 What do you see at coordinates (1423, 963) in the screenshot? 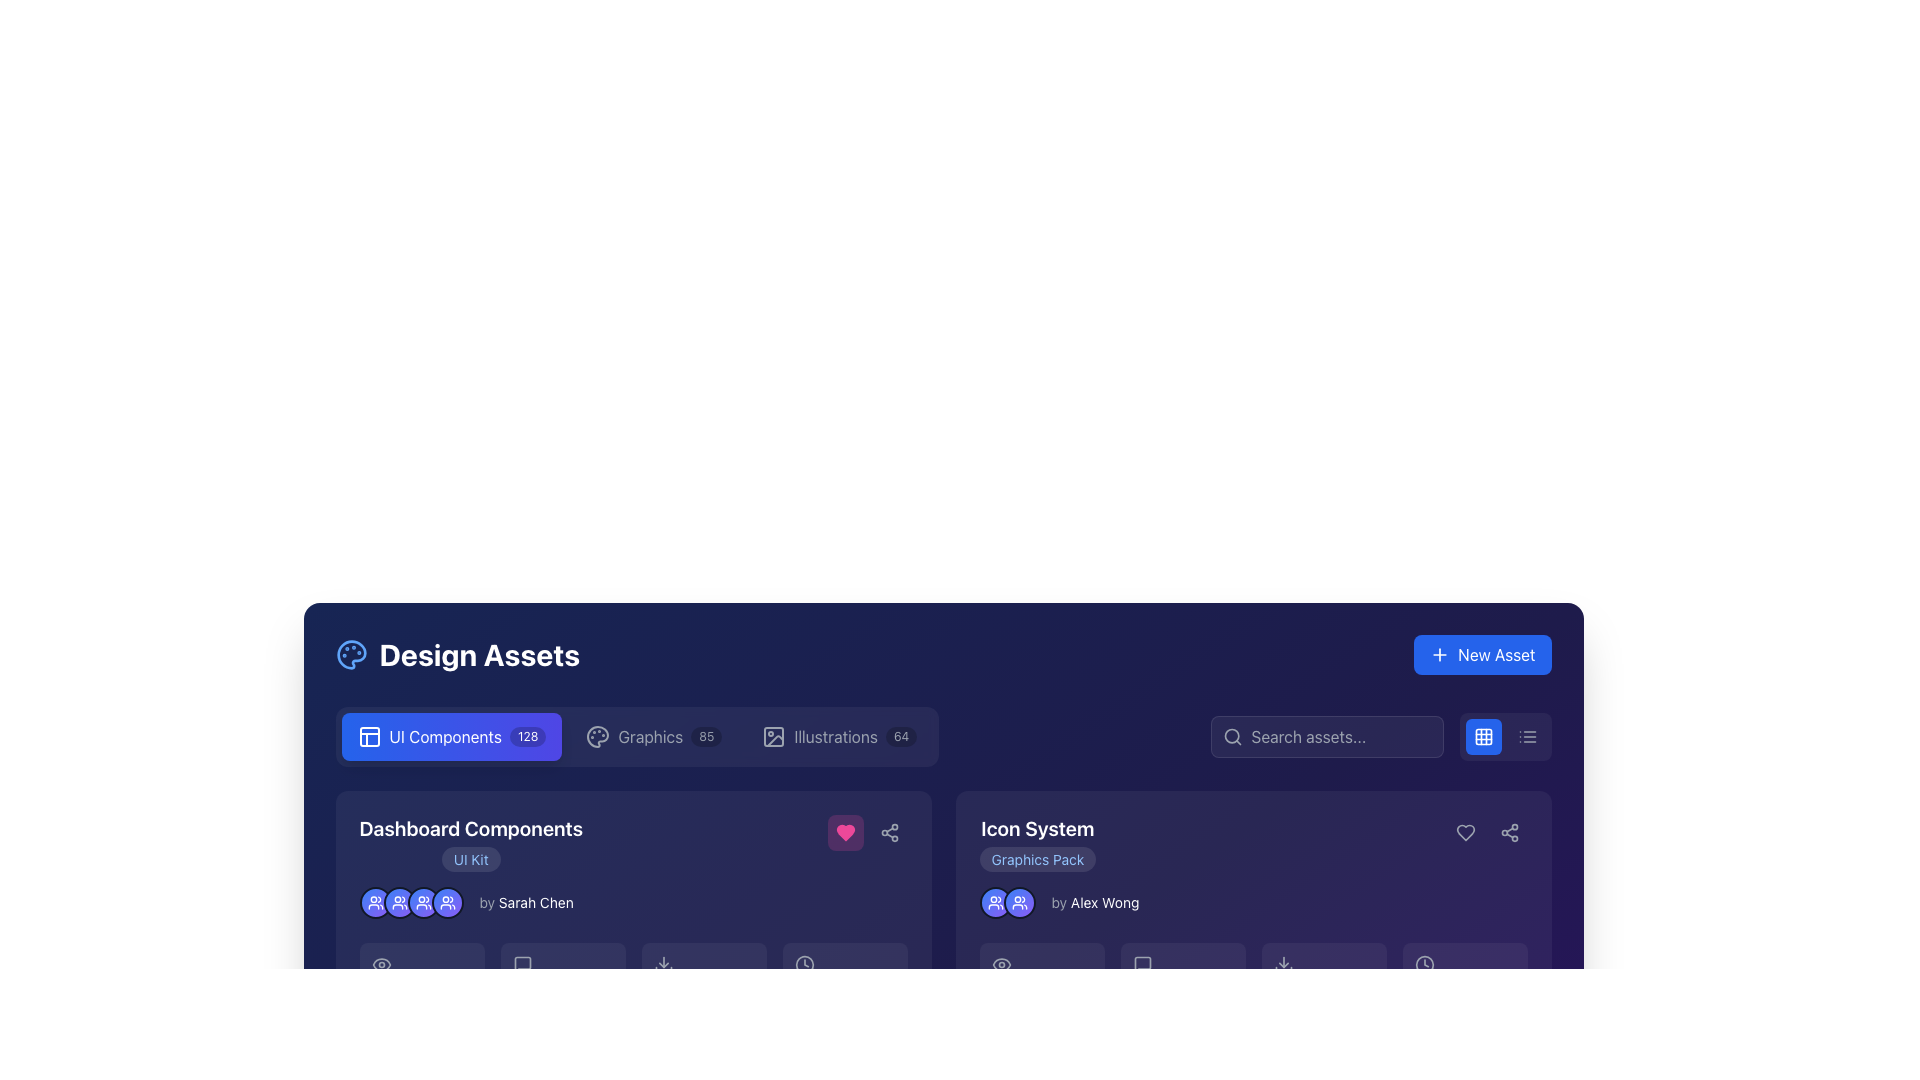
I see `the circular graphical element within the clock icon, which has a light gray stroke and a hollow center, located in the upper right section of the interface` at bounding box center [1423, 963].